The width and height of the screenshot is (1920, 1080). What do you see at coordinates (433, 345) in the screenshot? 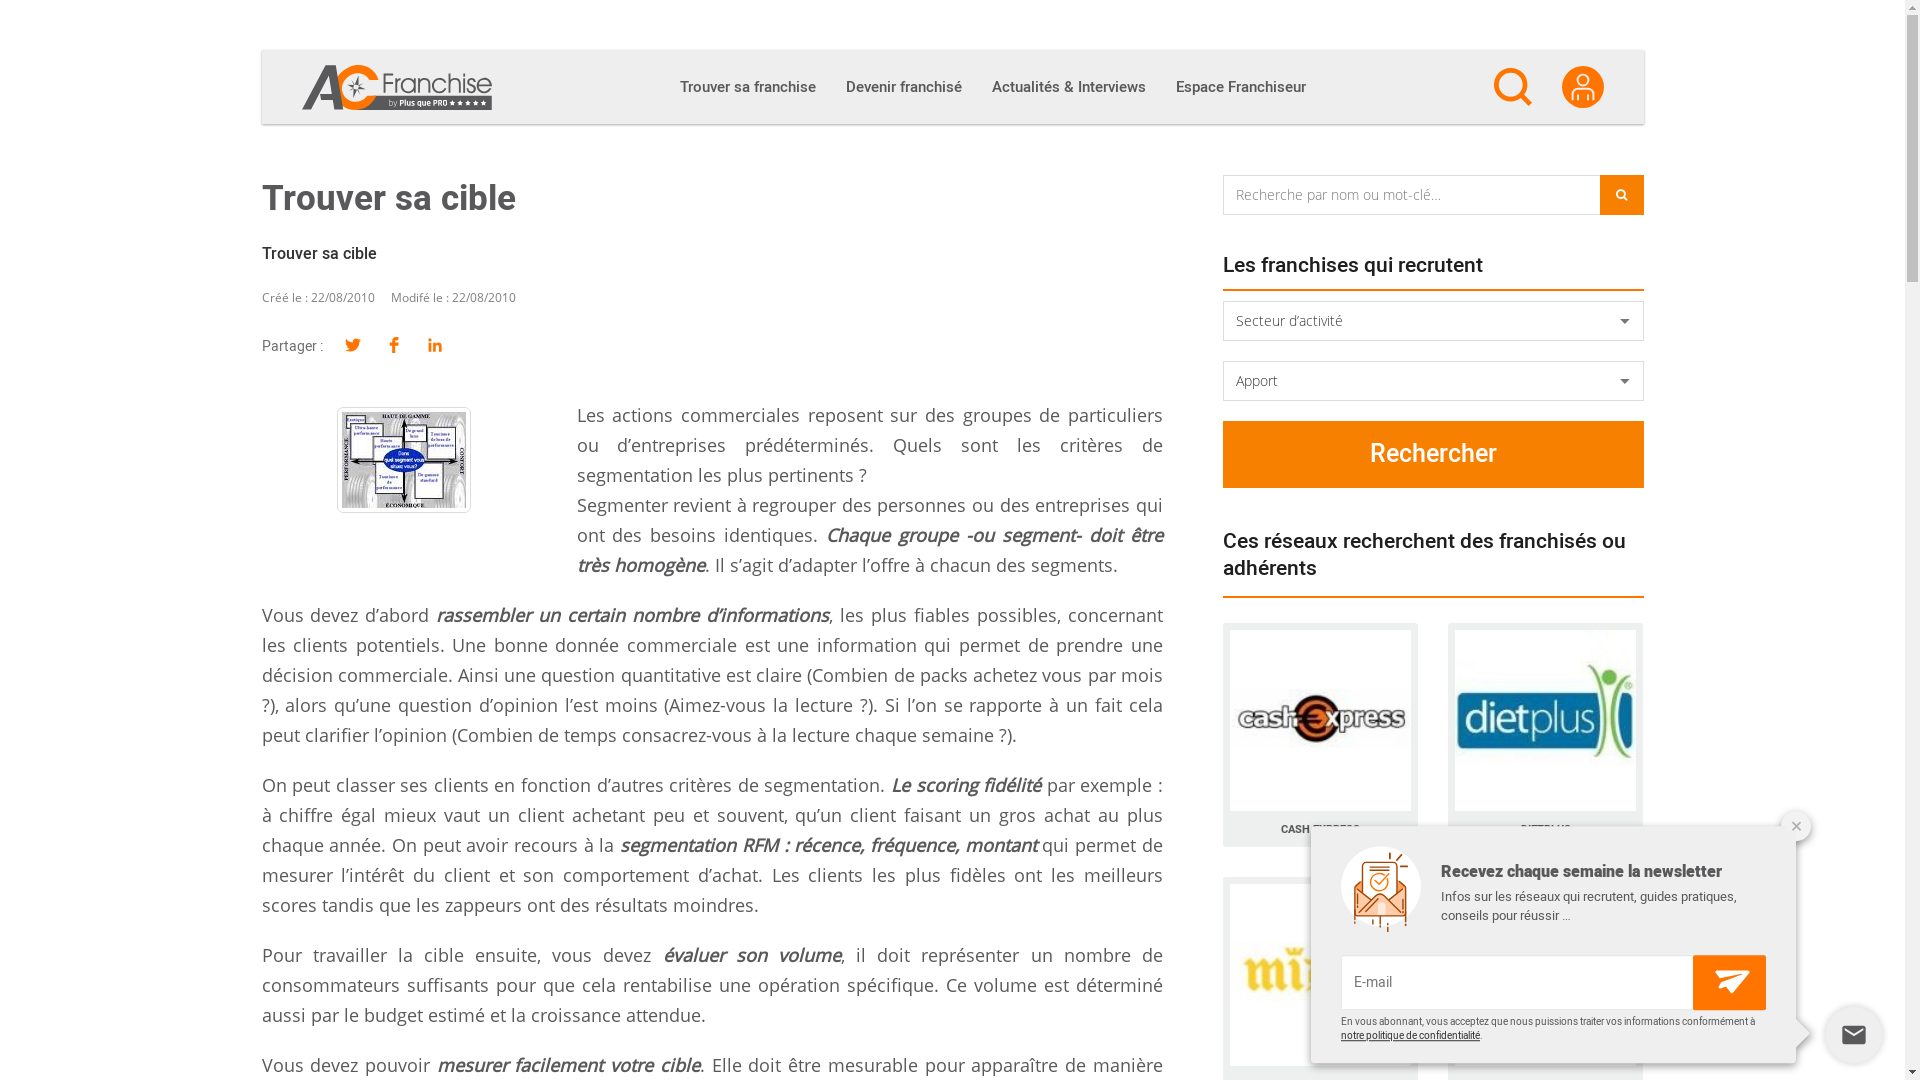
I see `'Share on LinkedIn'` at bounding box center [433, 345].